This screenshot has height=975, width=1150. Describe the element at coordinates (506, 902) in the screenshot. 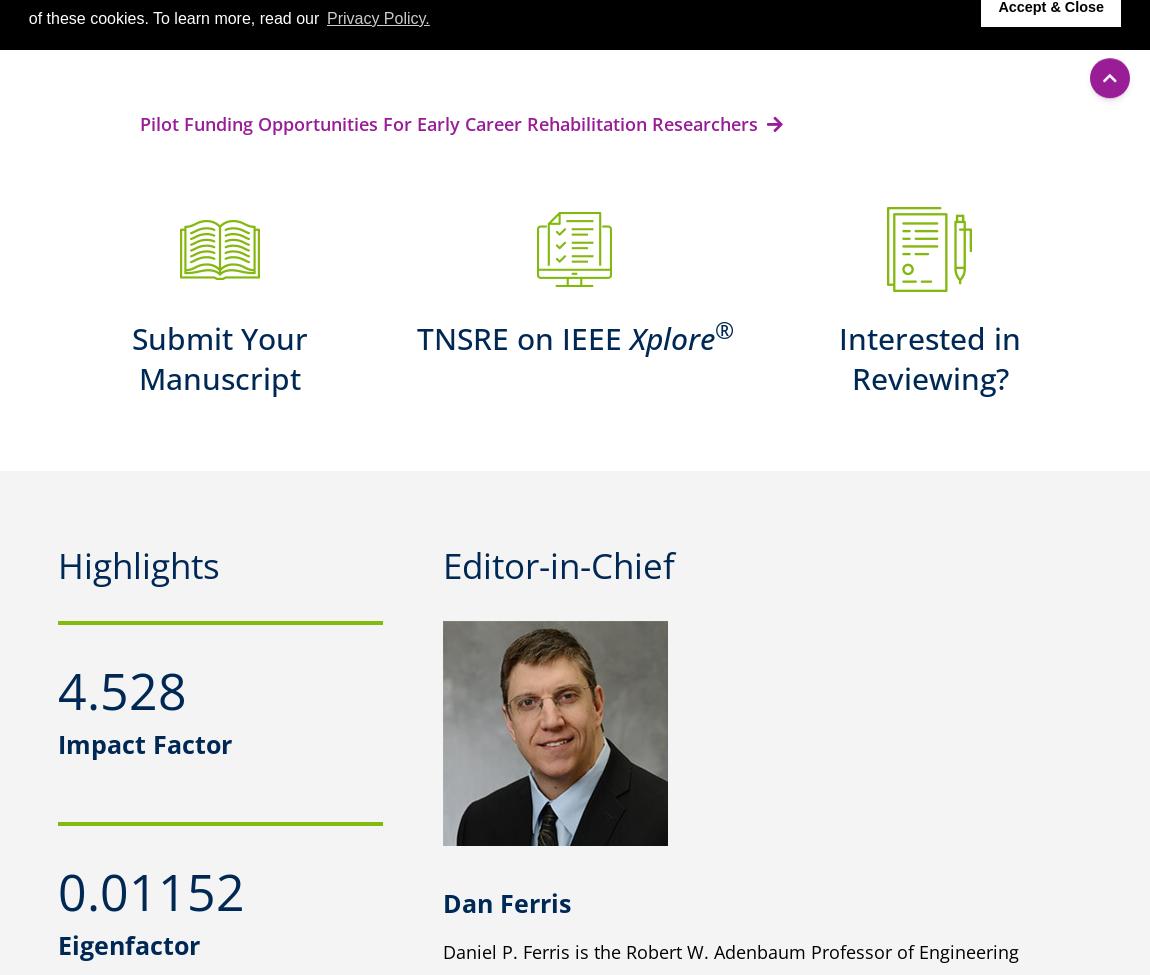

I see `'Dan Ferris'` at that location.